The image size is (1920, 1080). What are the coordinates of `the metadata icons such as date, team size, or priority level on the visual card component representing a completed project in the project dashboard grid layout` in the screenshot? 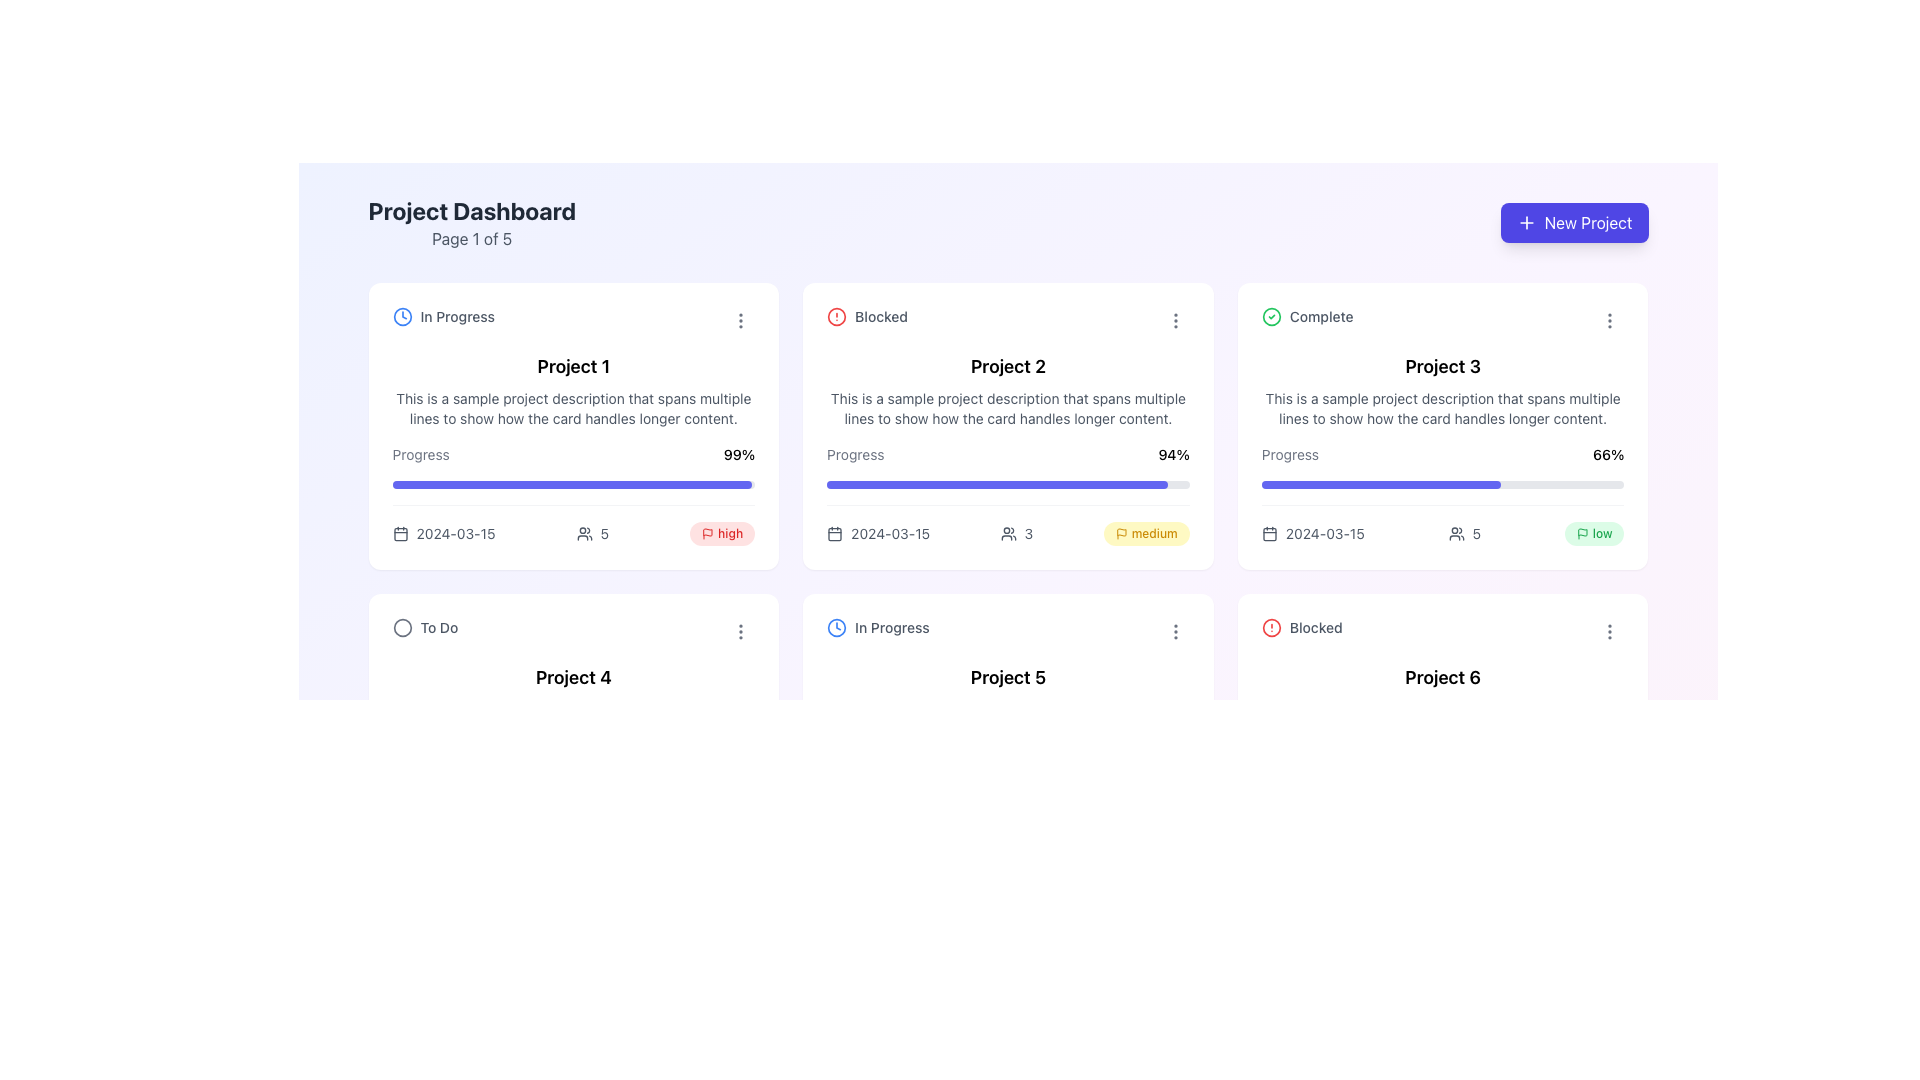 It's located at (1443, 425).